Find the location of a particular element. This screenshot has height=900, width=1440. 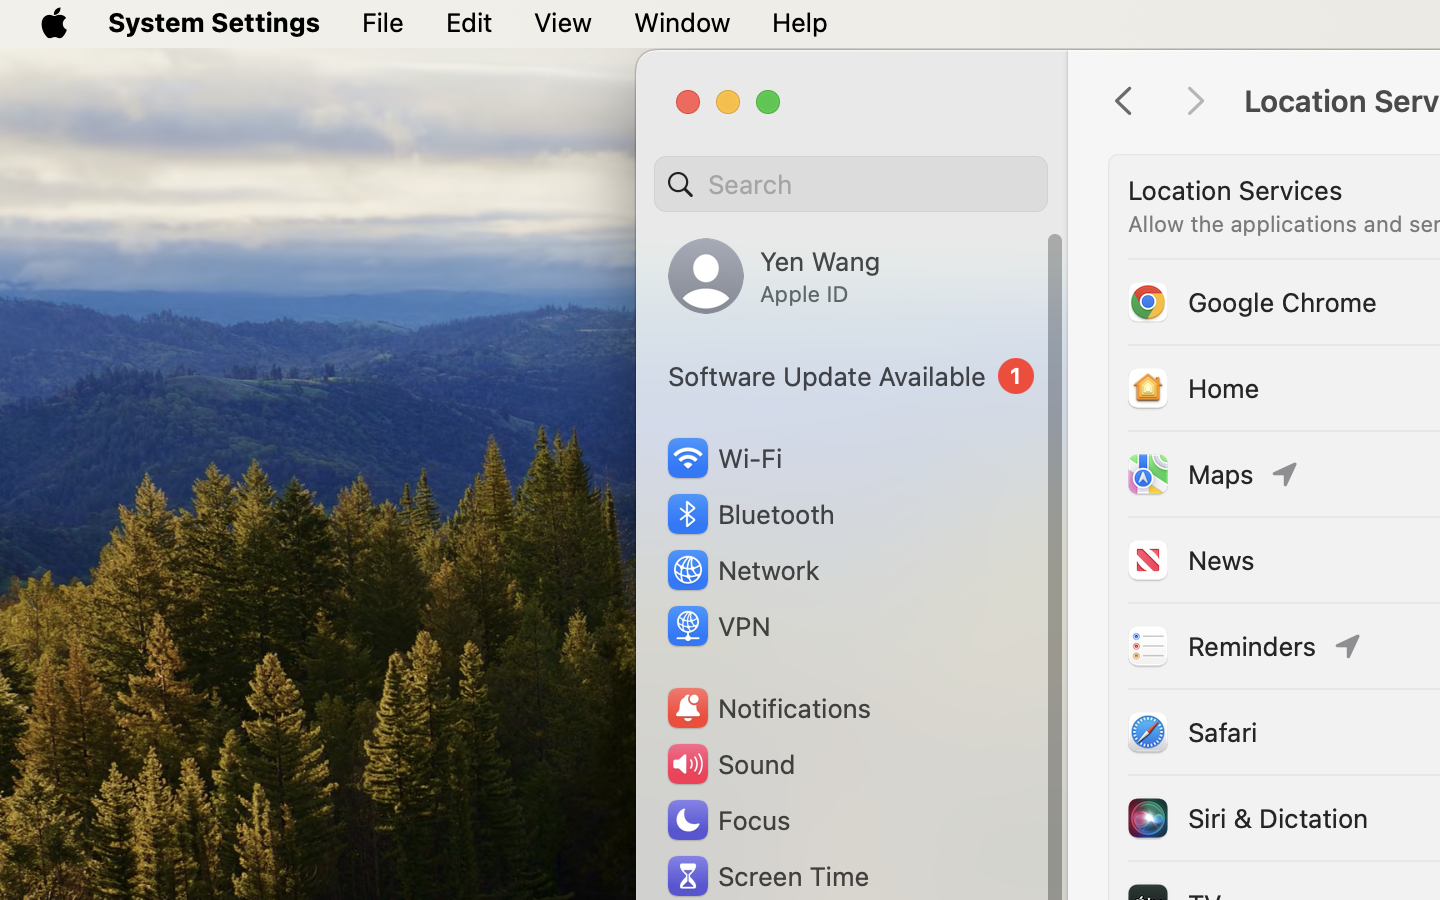

'Safari' is located at coordinates (1191, 730).